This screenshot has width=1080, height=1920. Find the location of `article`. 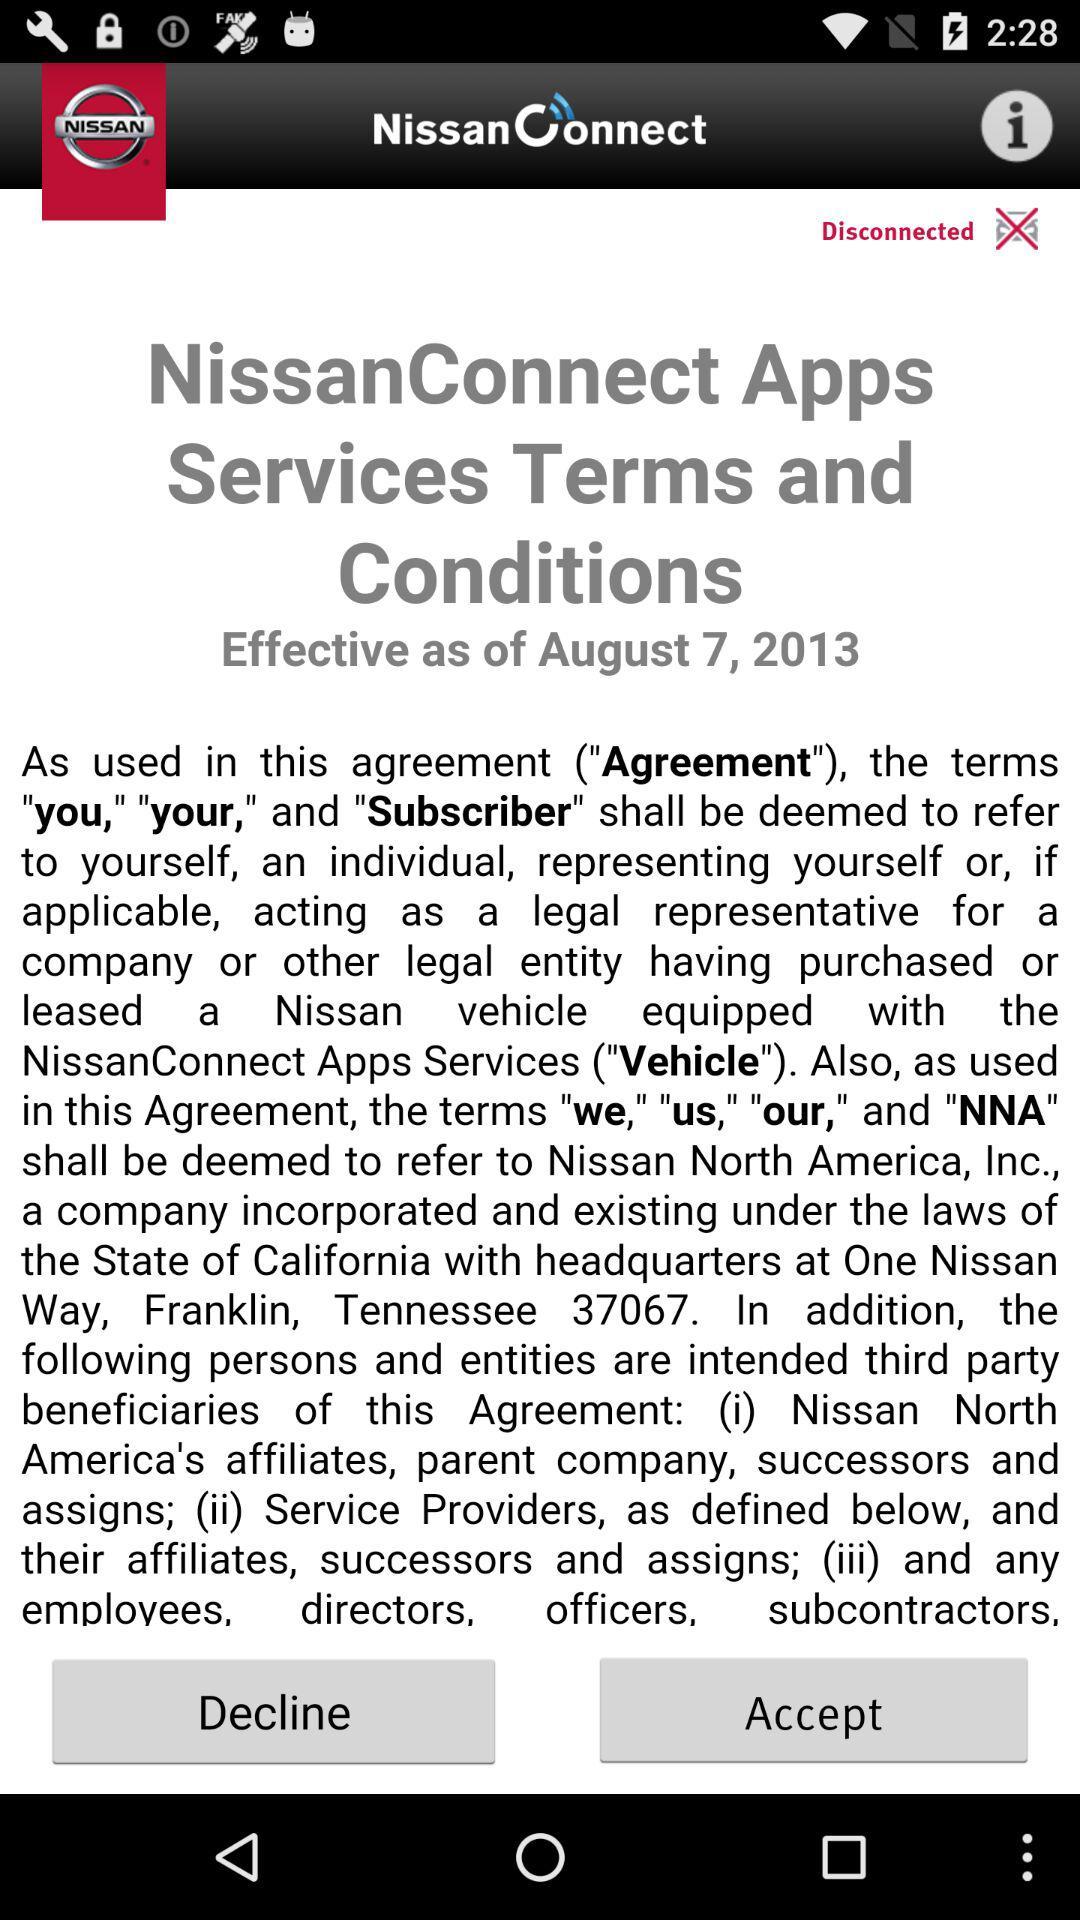

article is located at coordinates (540, 946).